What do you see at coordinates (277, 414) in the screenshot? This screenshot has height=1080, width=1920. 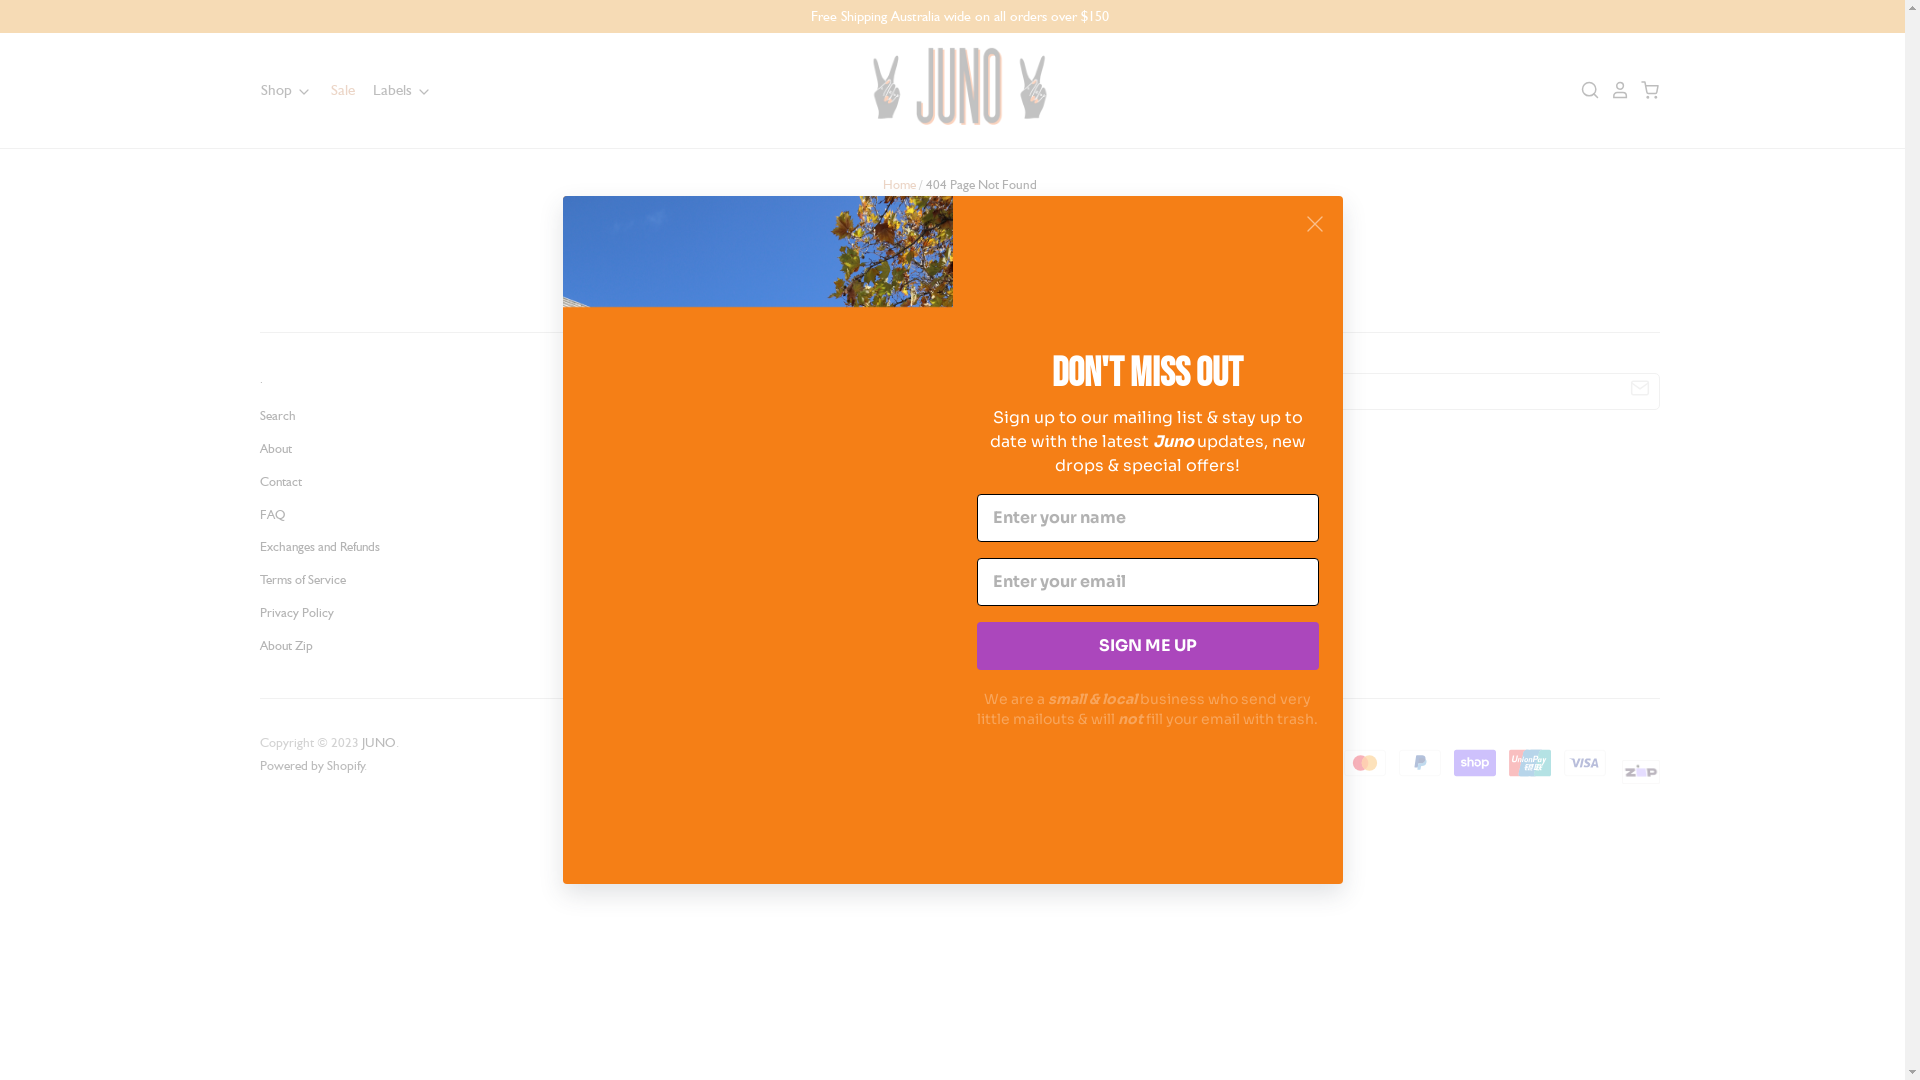 I see `'Search'` at bounding box center [277, 414].